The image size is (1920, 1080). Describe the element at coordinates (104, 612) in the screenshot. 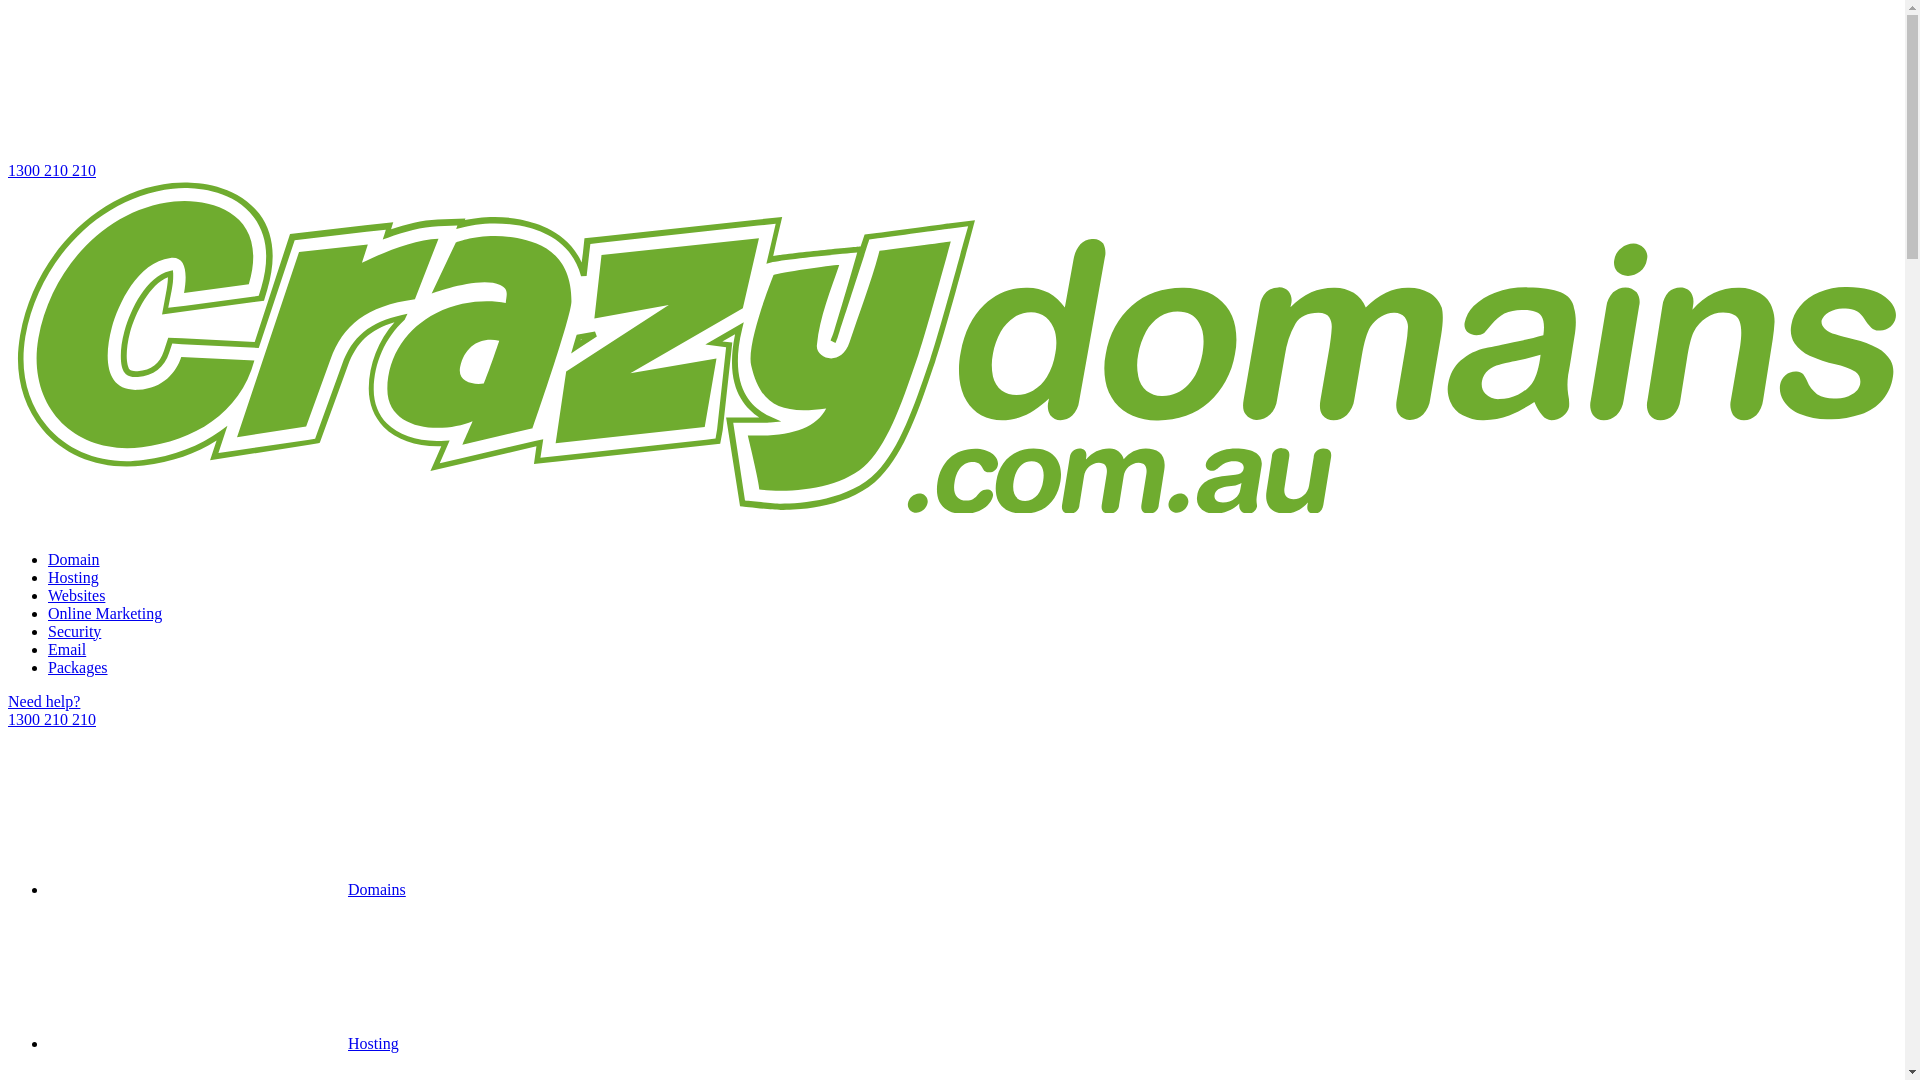

I see `'Online Marketing'` at that location.